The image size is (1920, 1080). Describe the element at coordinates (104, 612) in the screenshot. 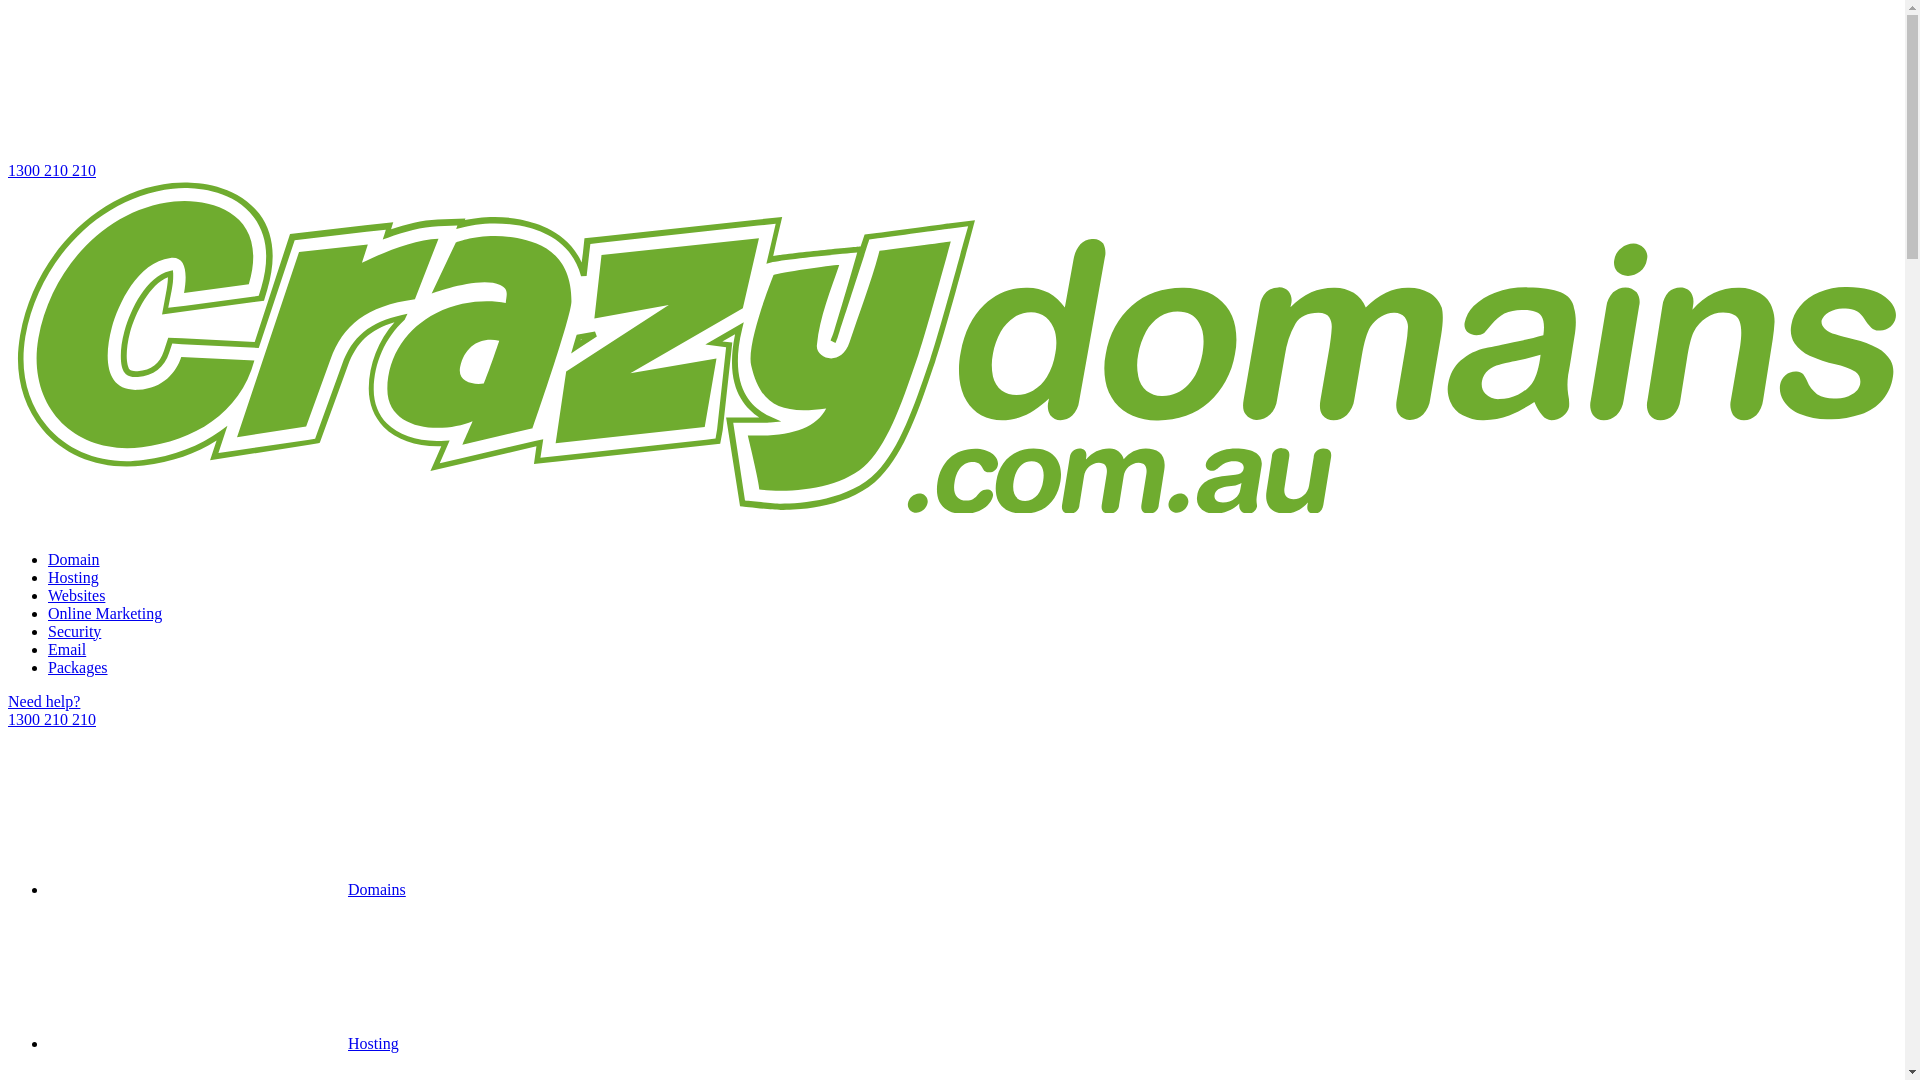

I see `'Online Marketing'` at that location.